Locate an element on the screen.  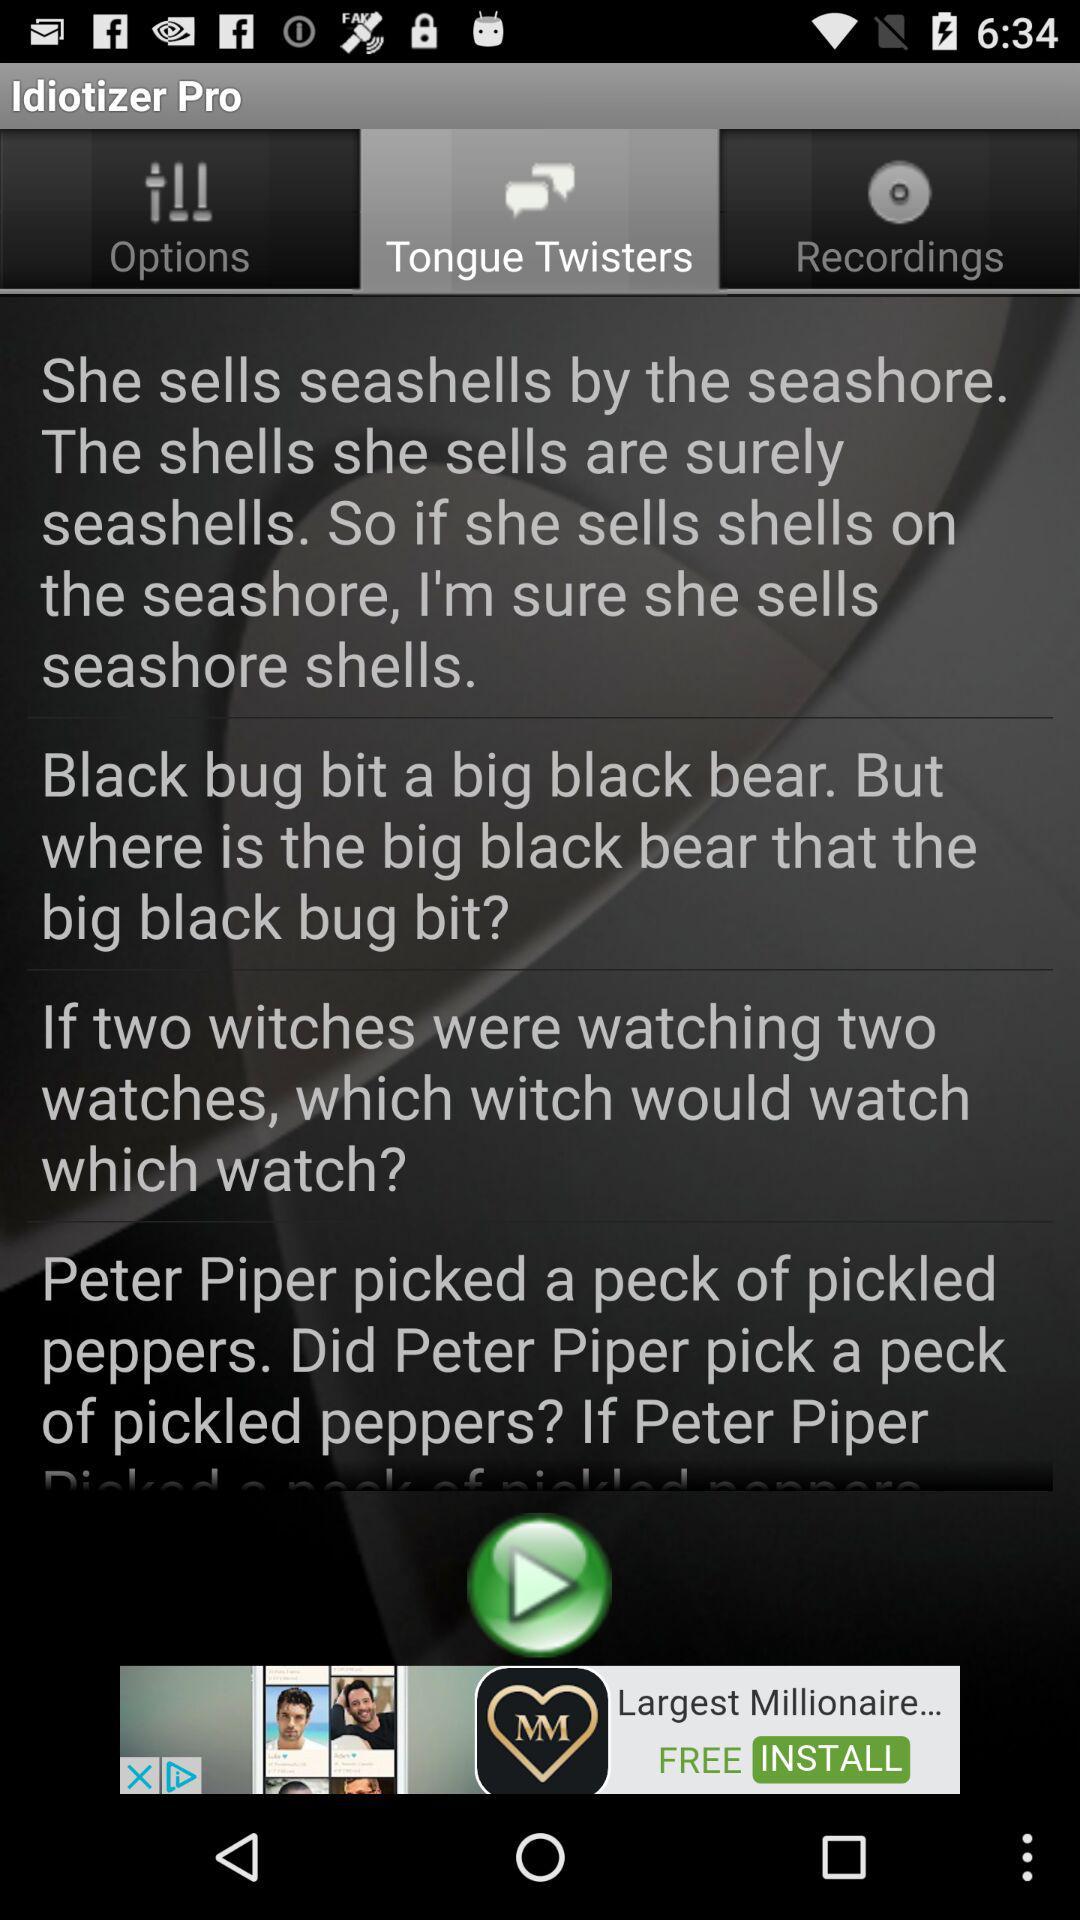
go next is located at coordinates (538, 1584).